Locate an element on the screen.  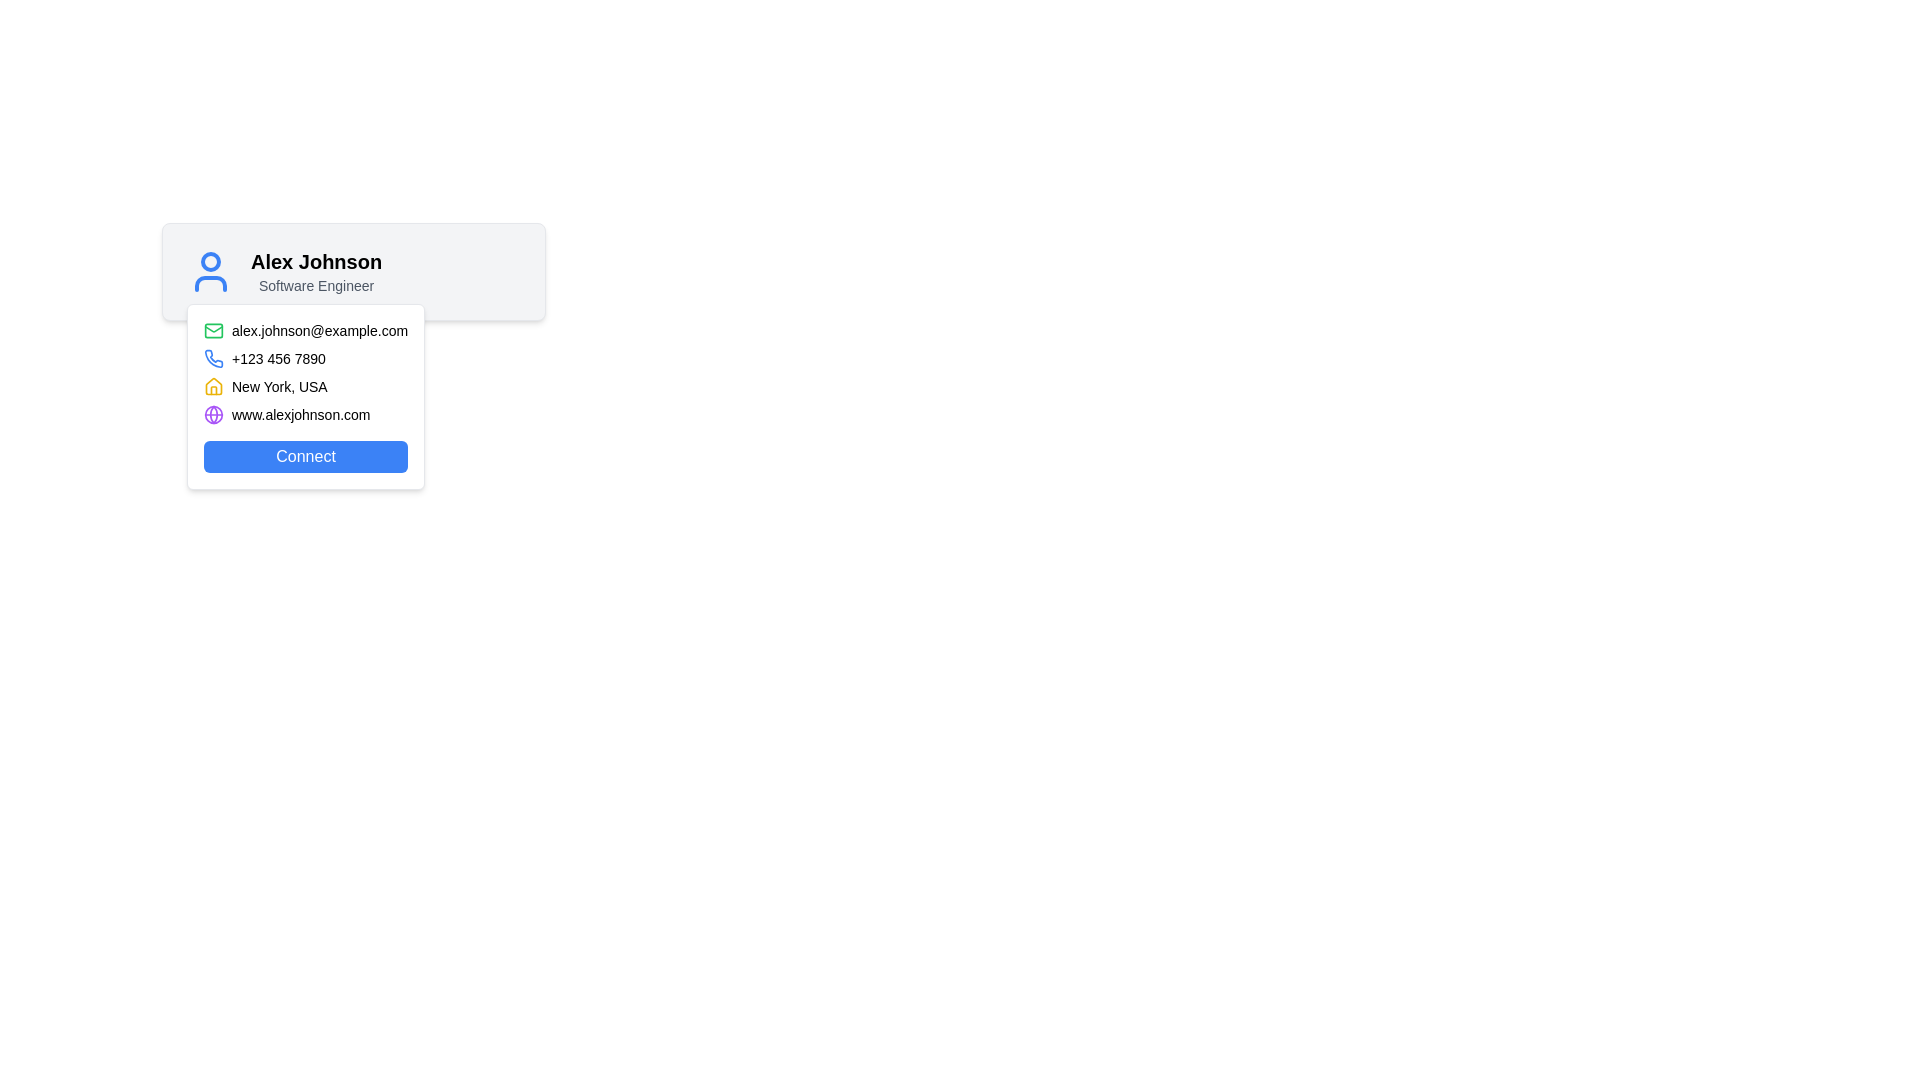
the decorative Circle SVG element associated with the globe icon located to the left of 'www.alexjohnson.com' in the user contact card layout is located at coordinates (214, 414).